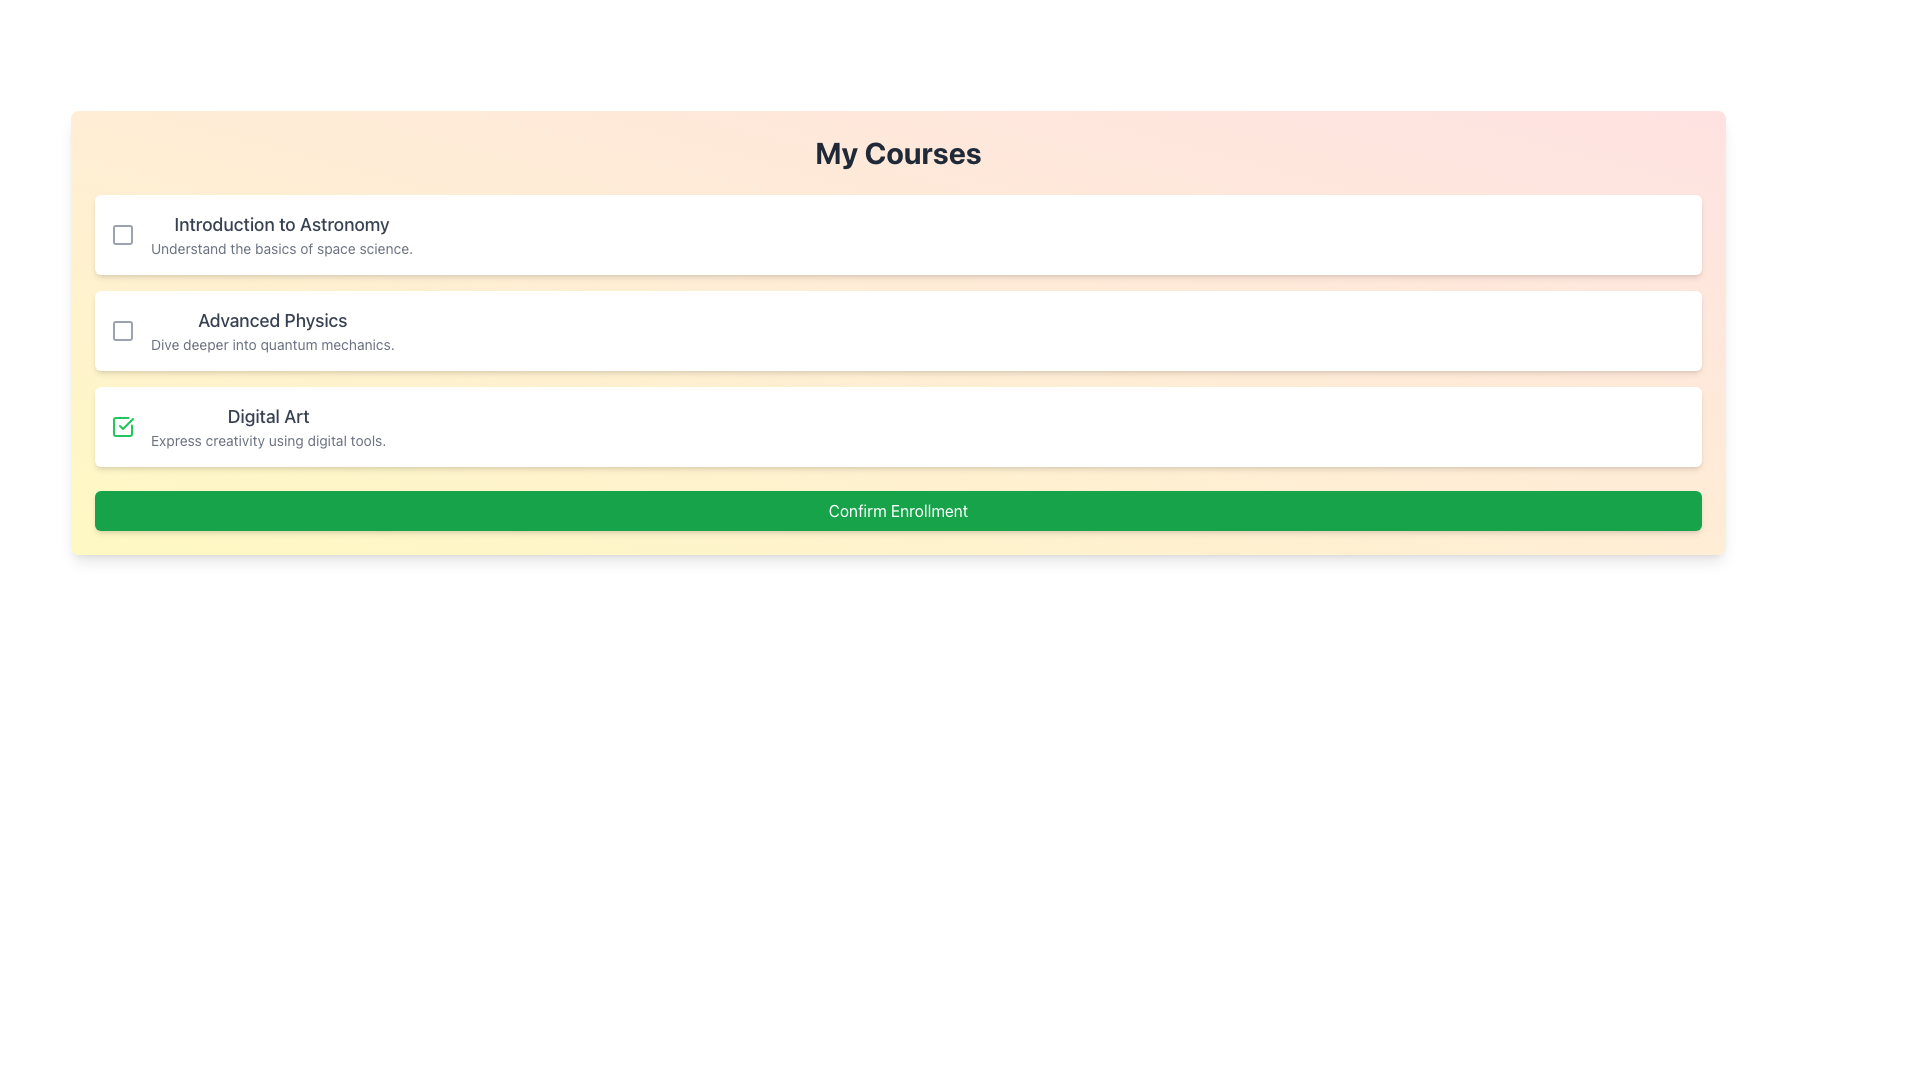  I want to click on first line of the text block that describes the 'Digital Art' course located in the third row of the 'My Courses' section, so click(267, 426).